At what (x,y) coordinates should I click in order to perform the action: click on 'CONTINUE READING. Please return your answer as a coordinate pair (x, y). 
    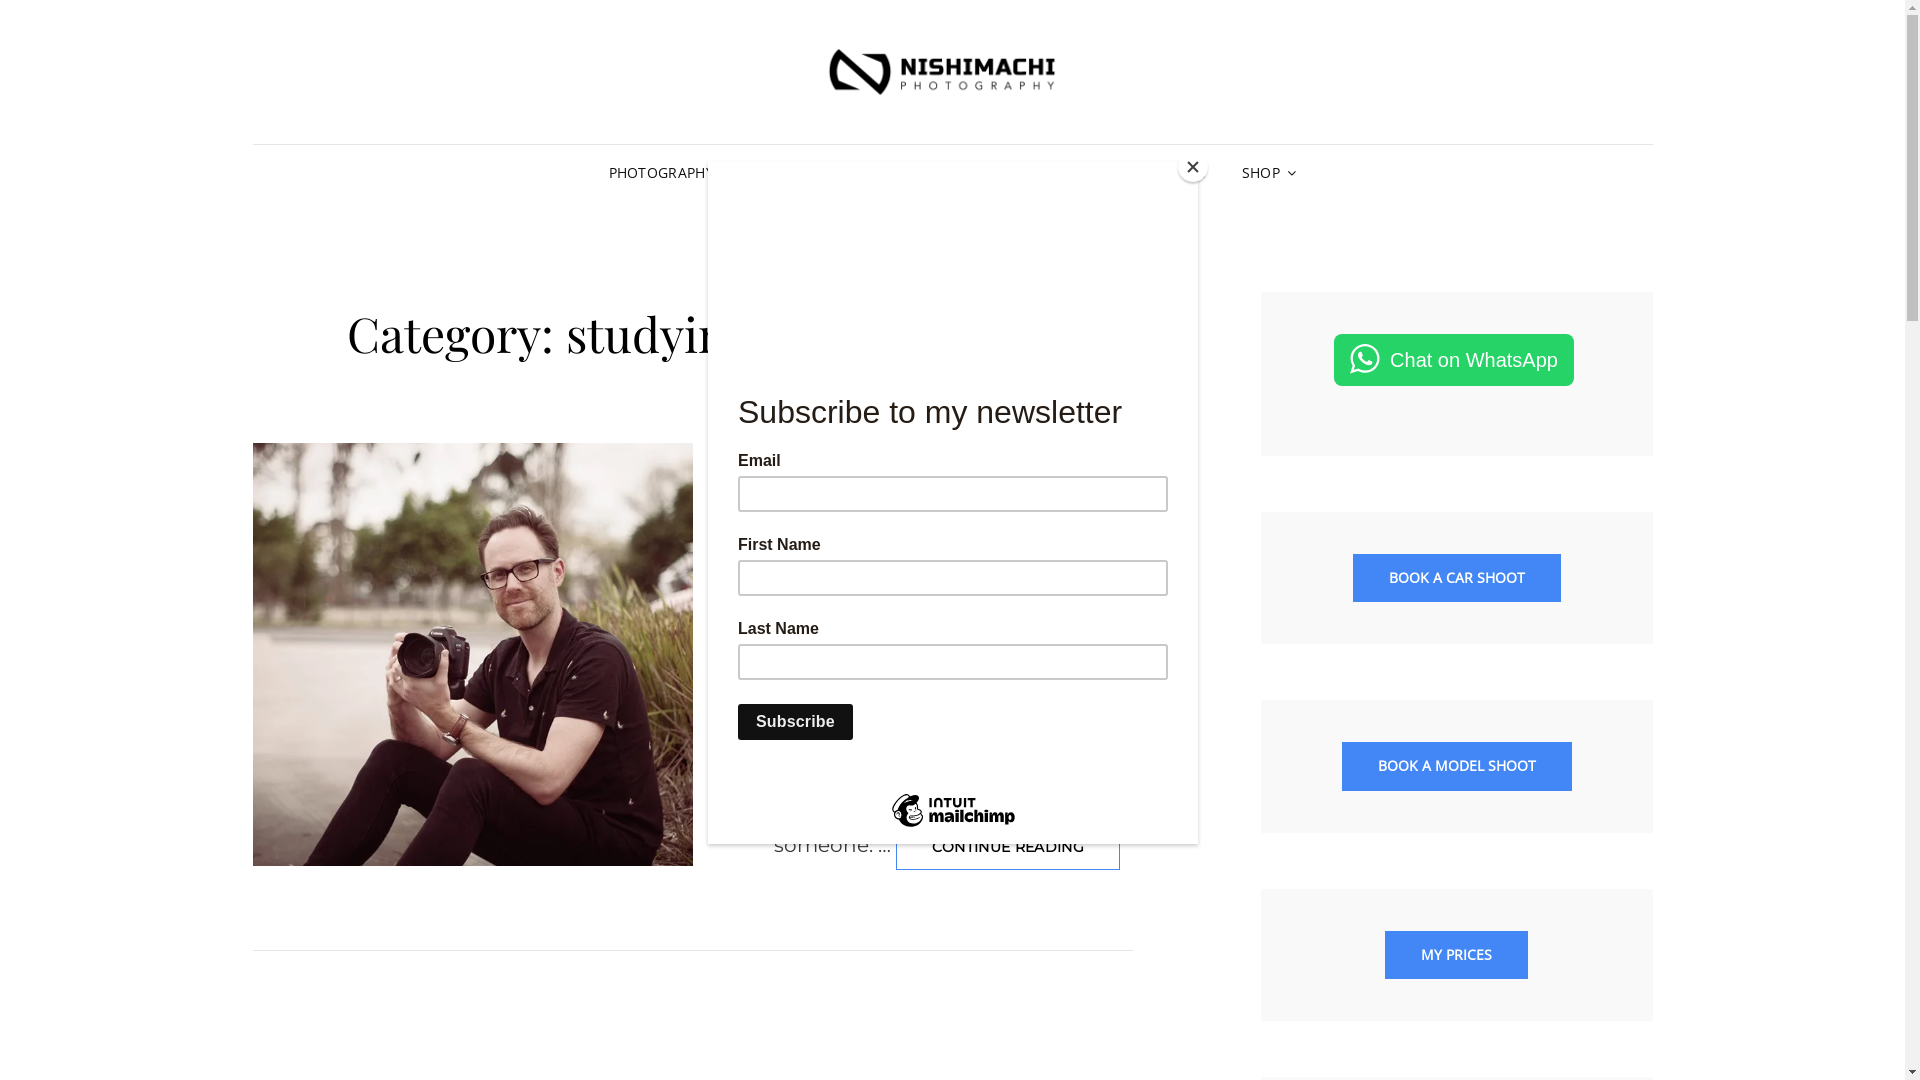
    Looking at the image, I should click on (895, 847).